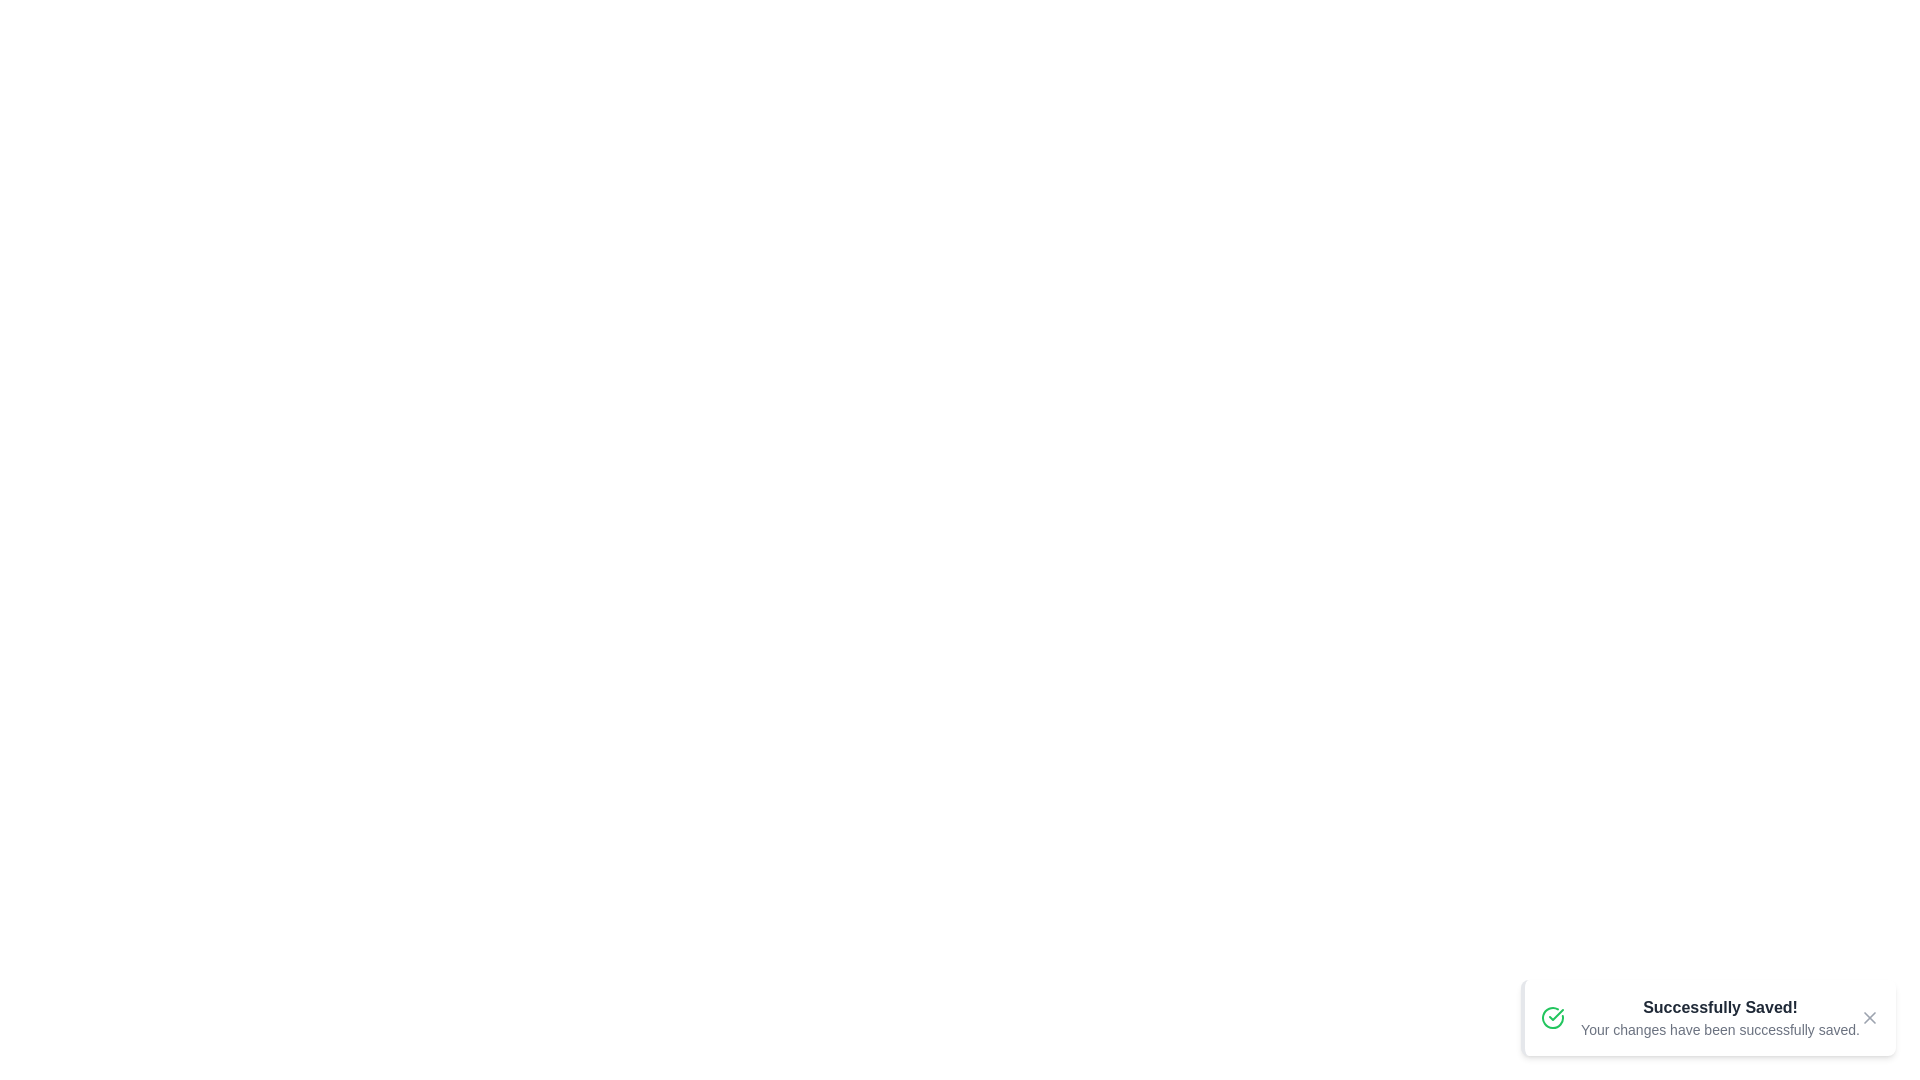 This screenshot has height=1080, width=1920. What do you see at coordinates (1869, 1018) in the screenshot?
I see `the close button to dismiss the notification` at bounding box center [1869, 1018].